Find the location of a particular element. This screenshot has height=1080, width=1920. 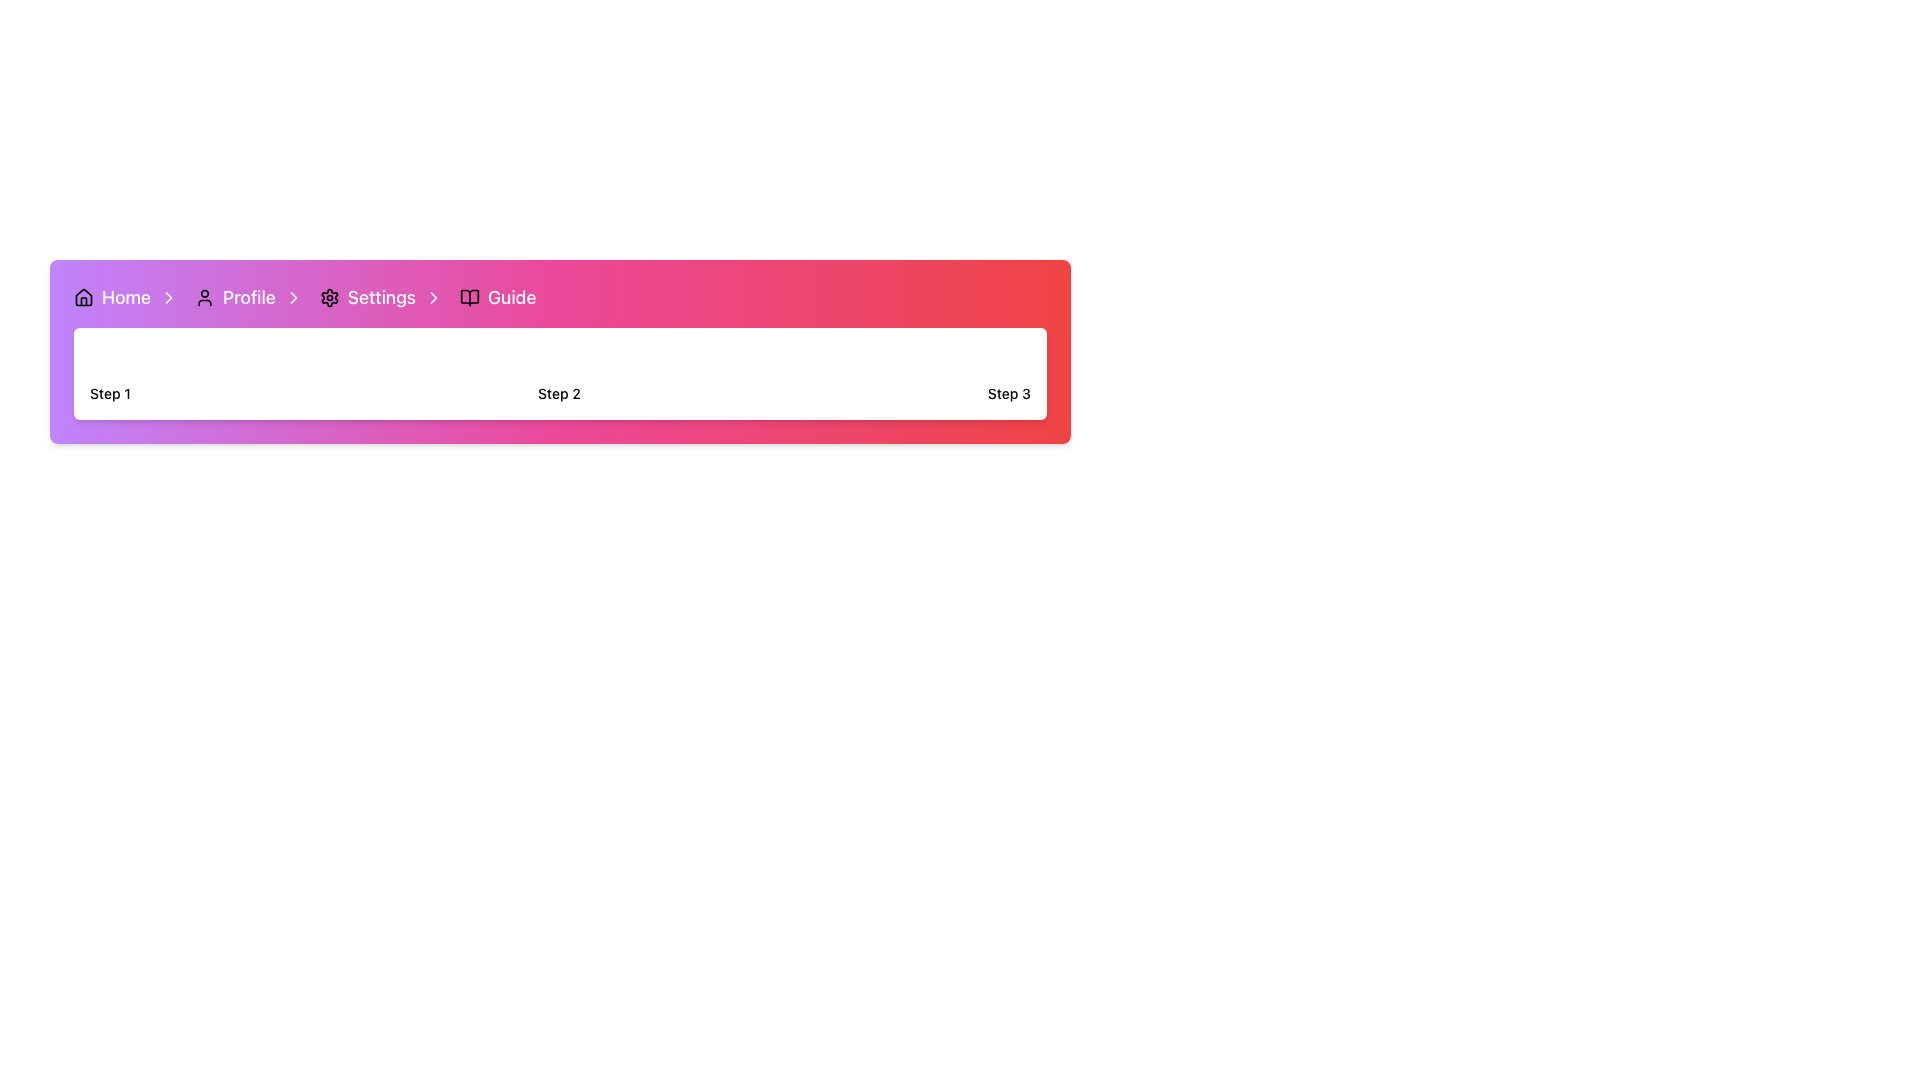

the breadcrumb trail for navigation context by focusing on the rightward arrow icon (Chevron Icon) that is part of the 'Settings >' section in the breadcrumb navigation bar is located at coordinates (292, 297).